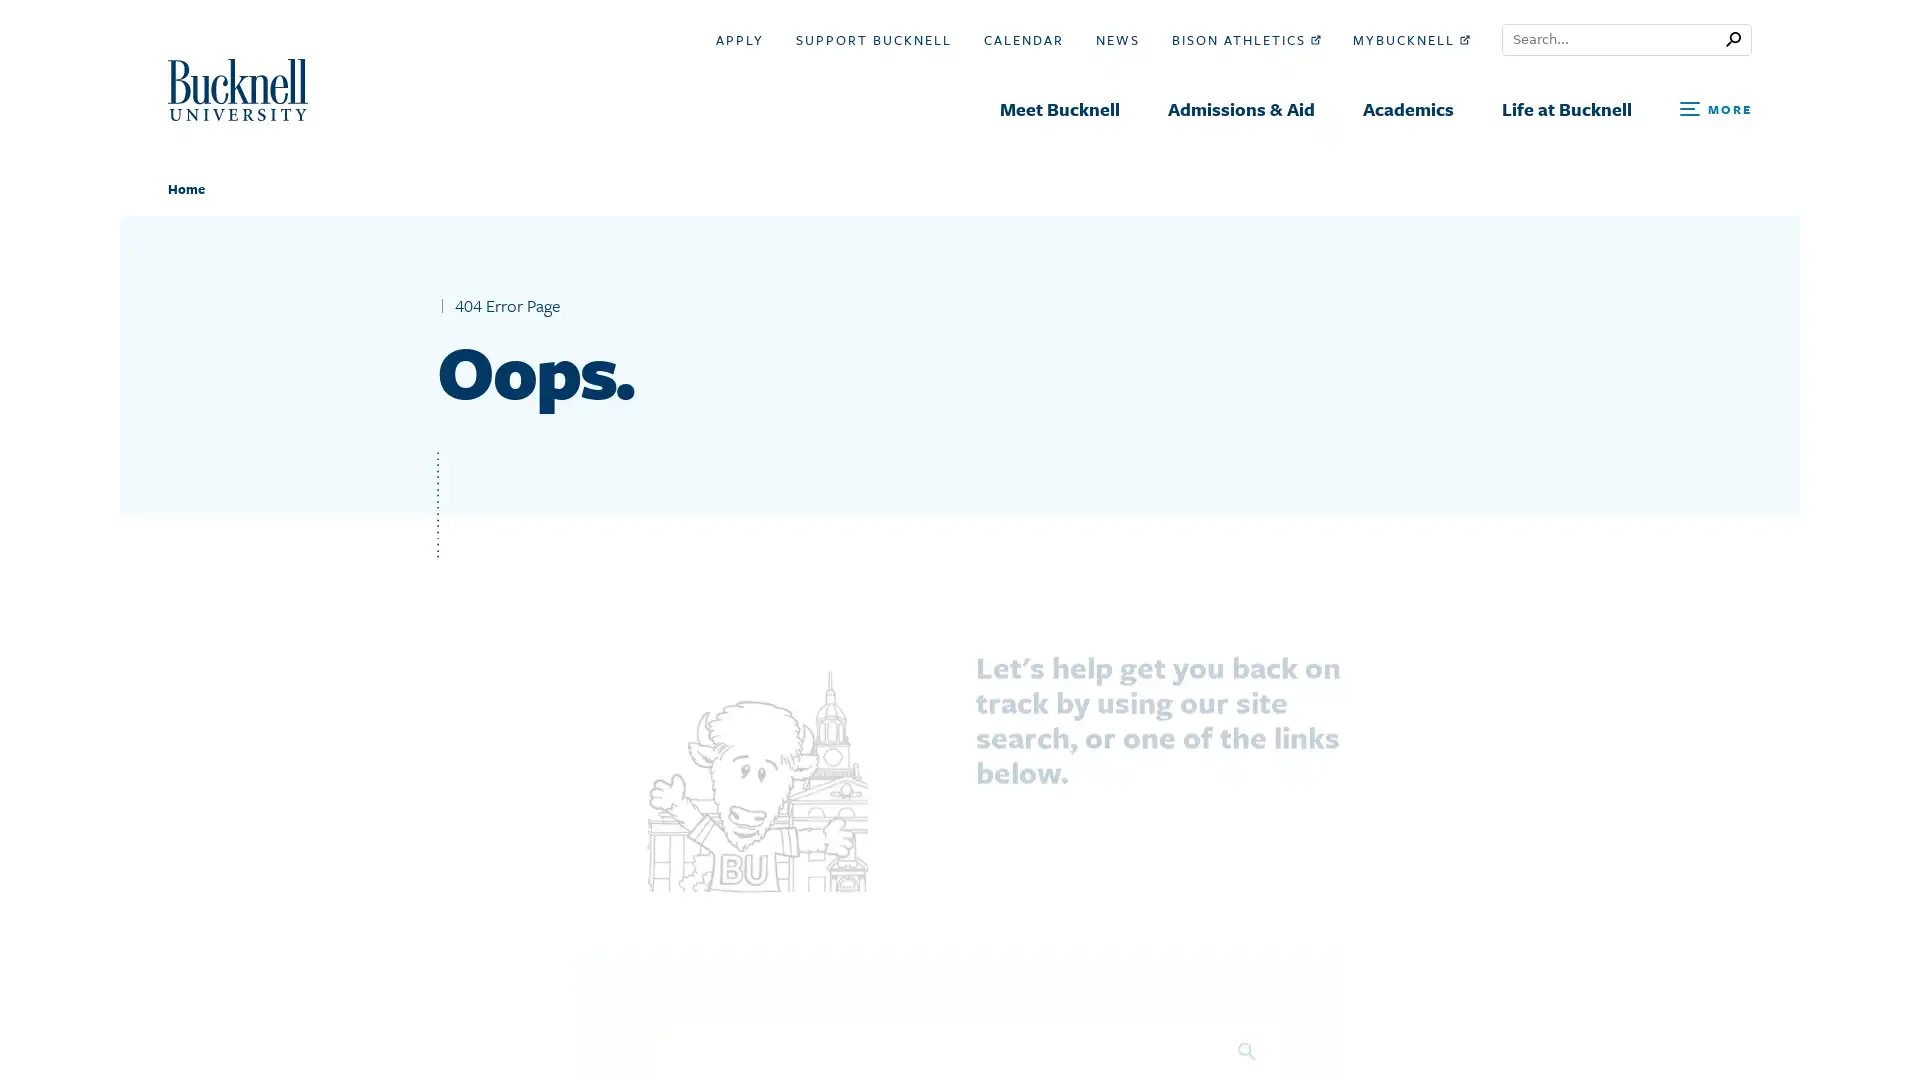 This screenshot has width=1920, height=1080. Describe the element at coordinates (1737, 39) in the screenshot. I see `Submit` at that location.